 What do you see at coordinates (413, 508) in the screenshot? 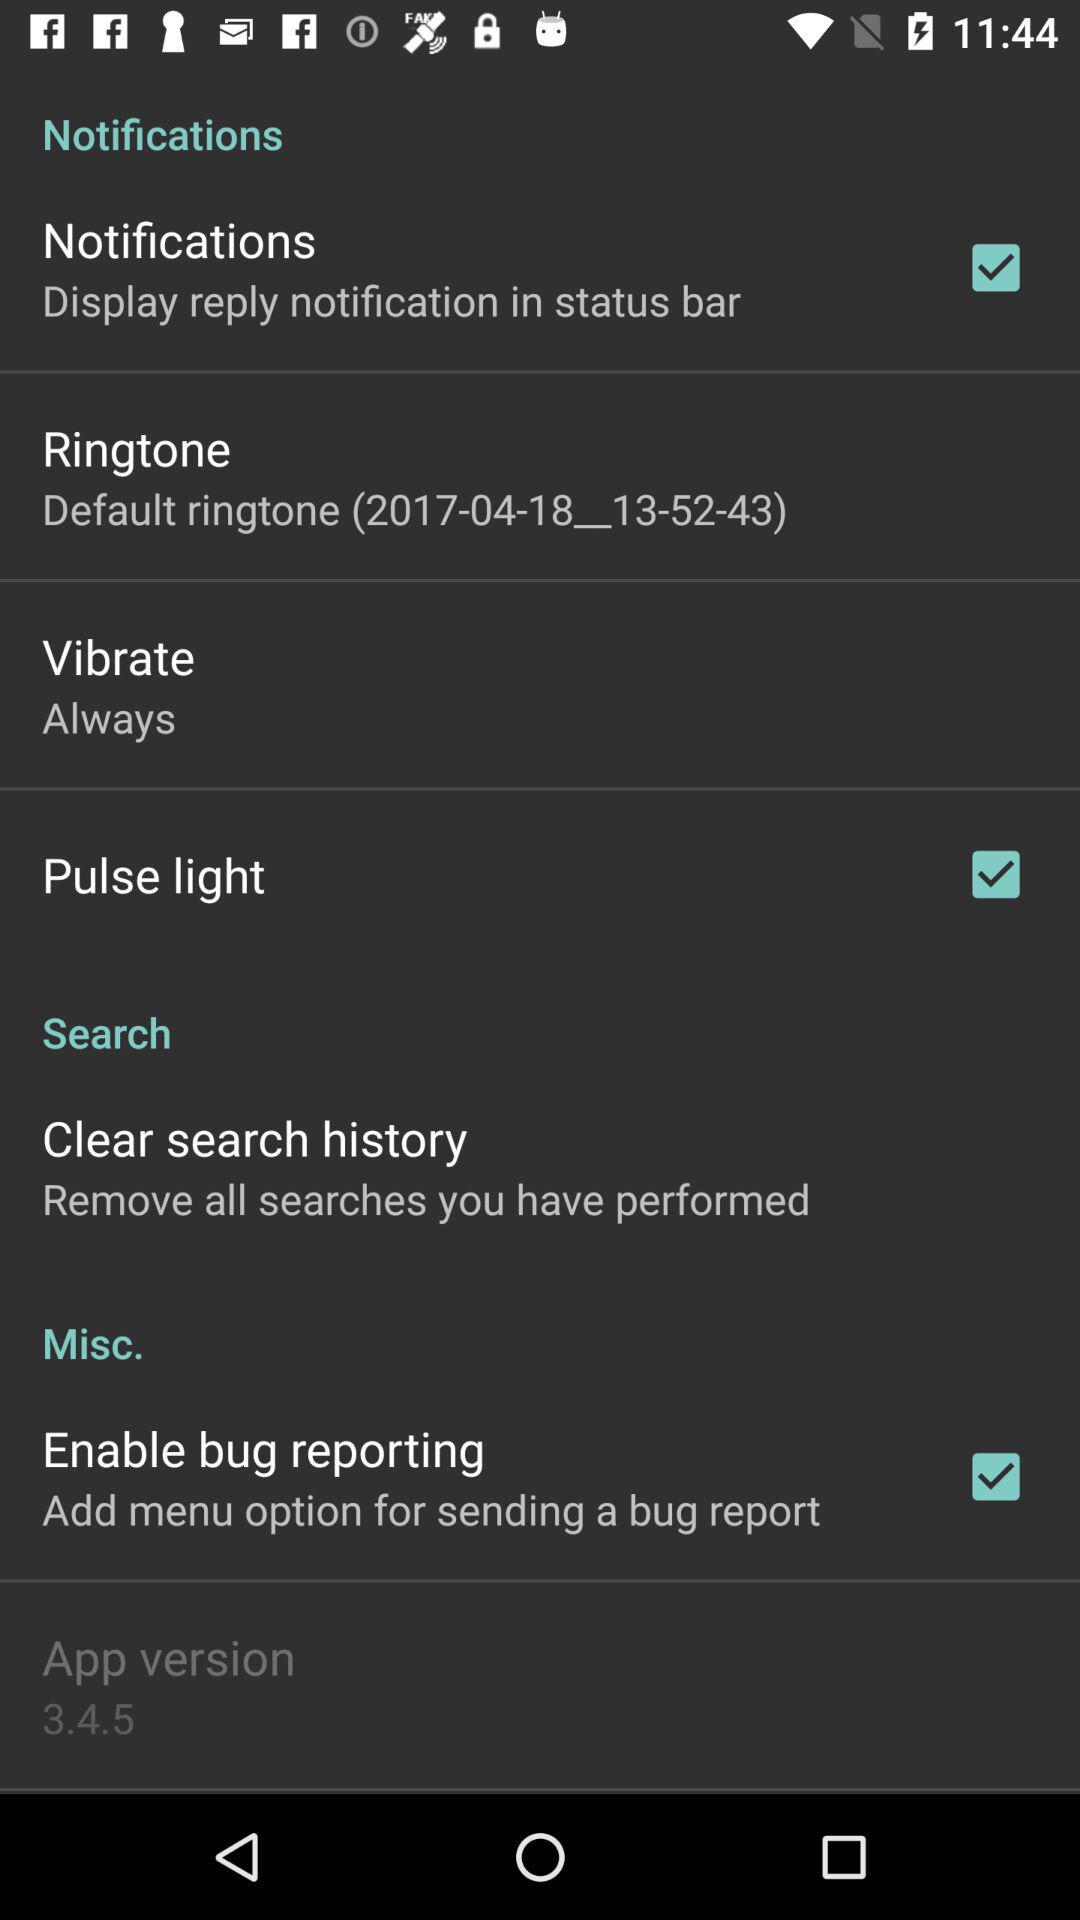
I see `the default ringtone 2017 icon` at bounding box center [413, 508].